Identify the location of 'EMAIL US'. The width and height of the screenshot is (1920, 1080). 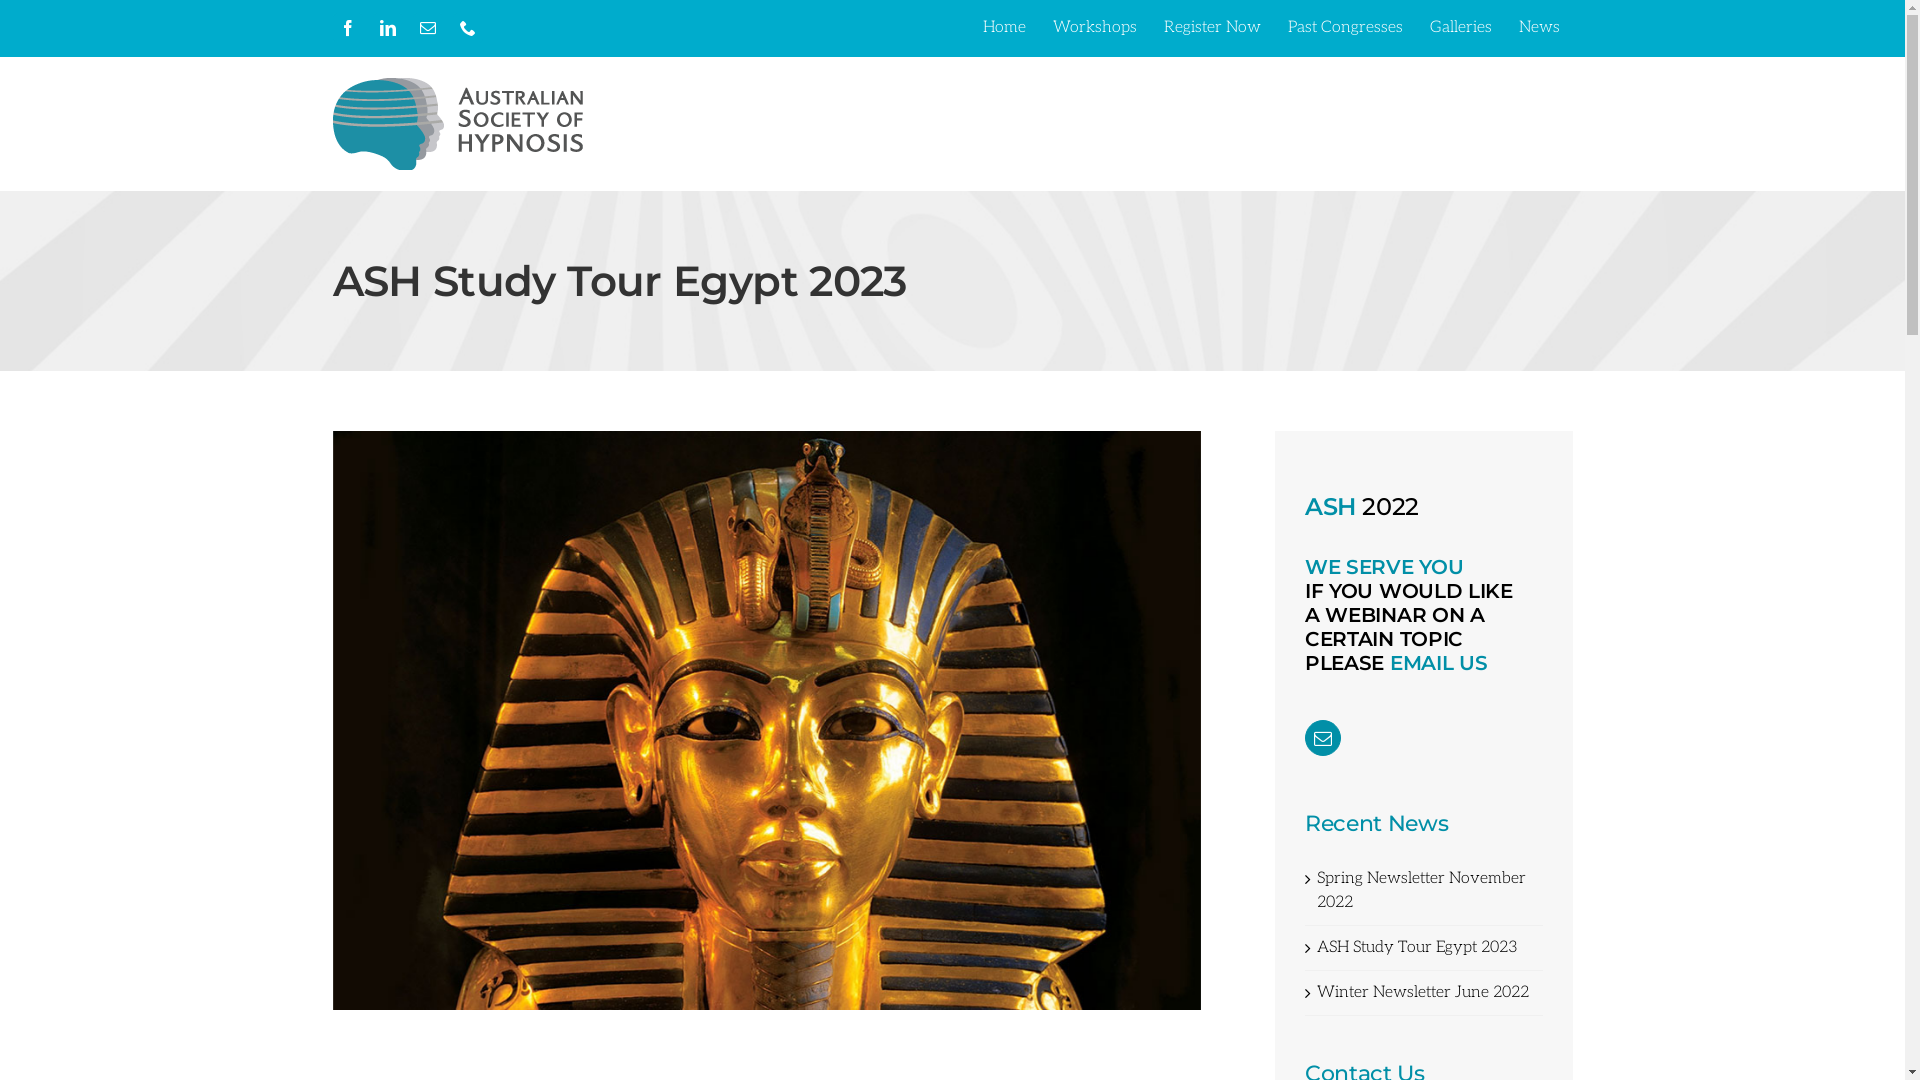
(1438, 663).